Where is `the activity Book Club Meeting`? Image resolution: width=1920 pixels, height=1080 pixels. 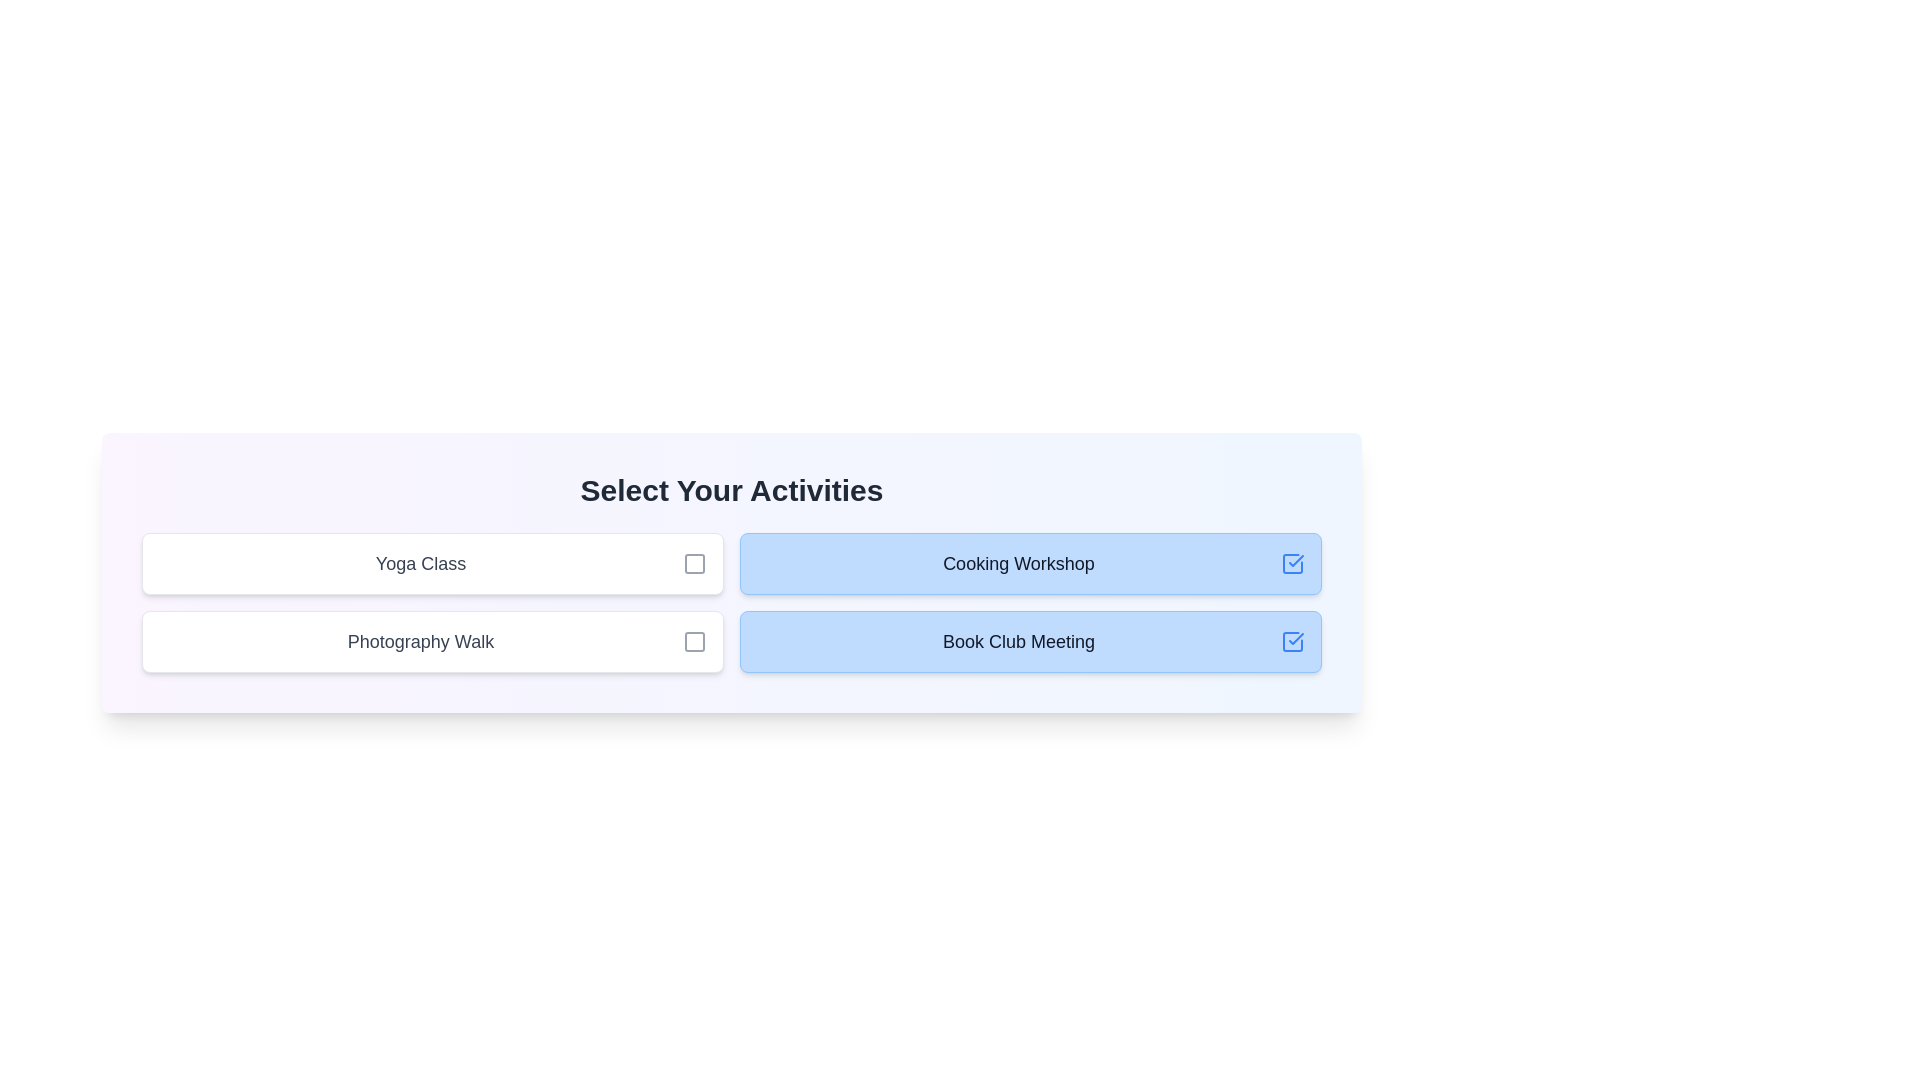
the activity Book Club Meeting is located at coordinates (1031, 641).